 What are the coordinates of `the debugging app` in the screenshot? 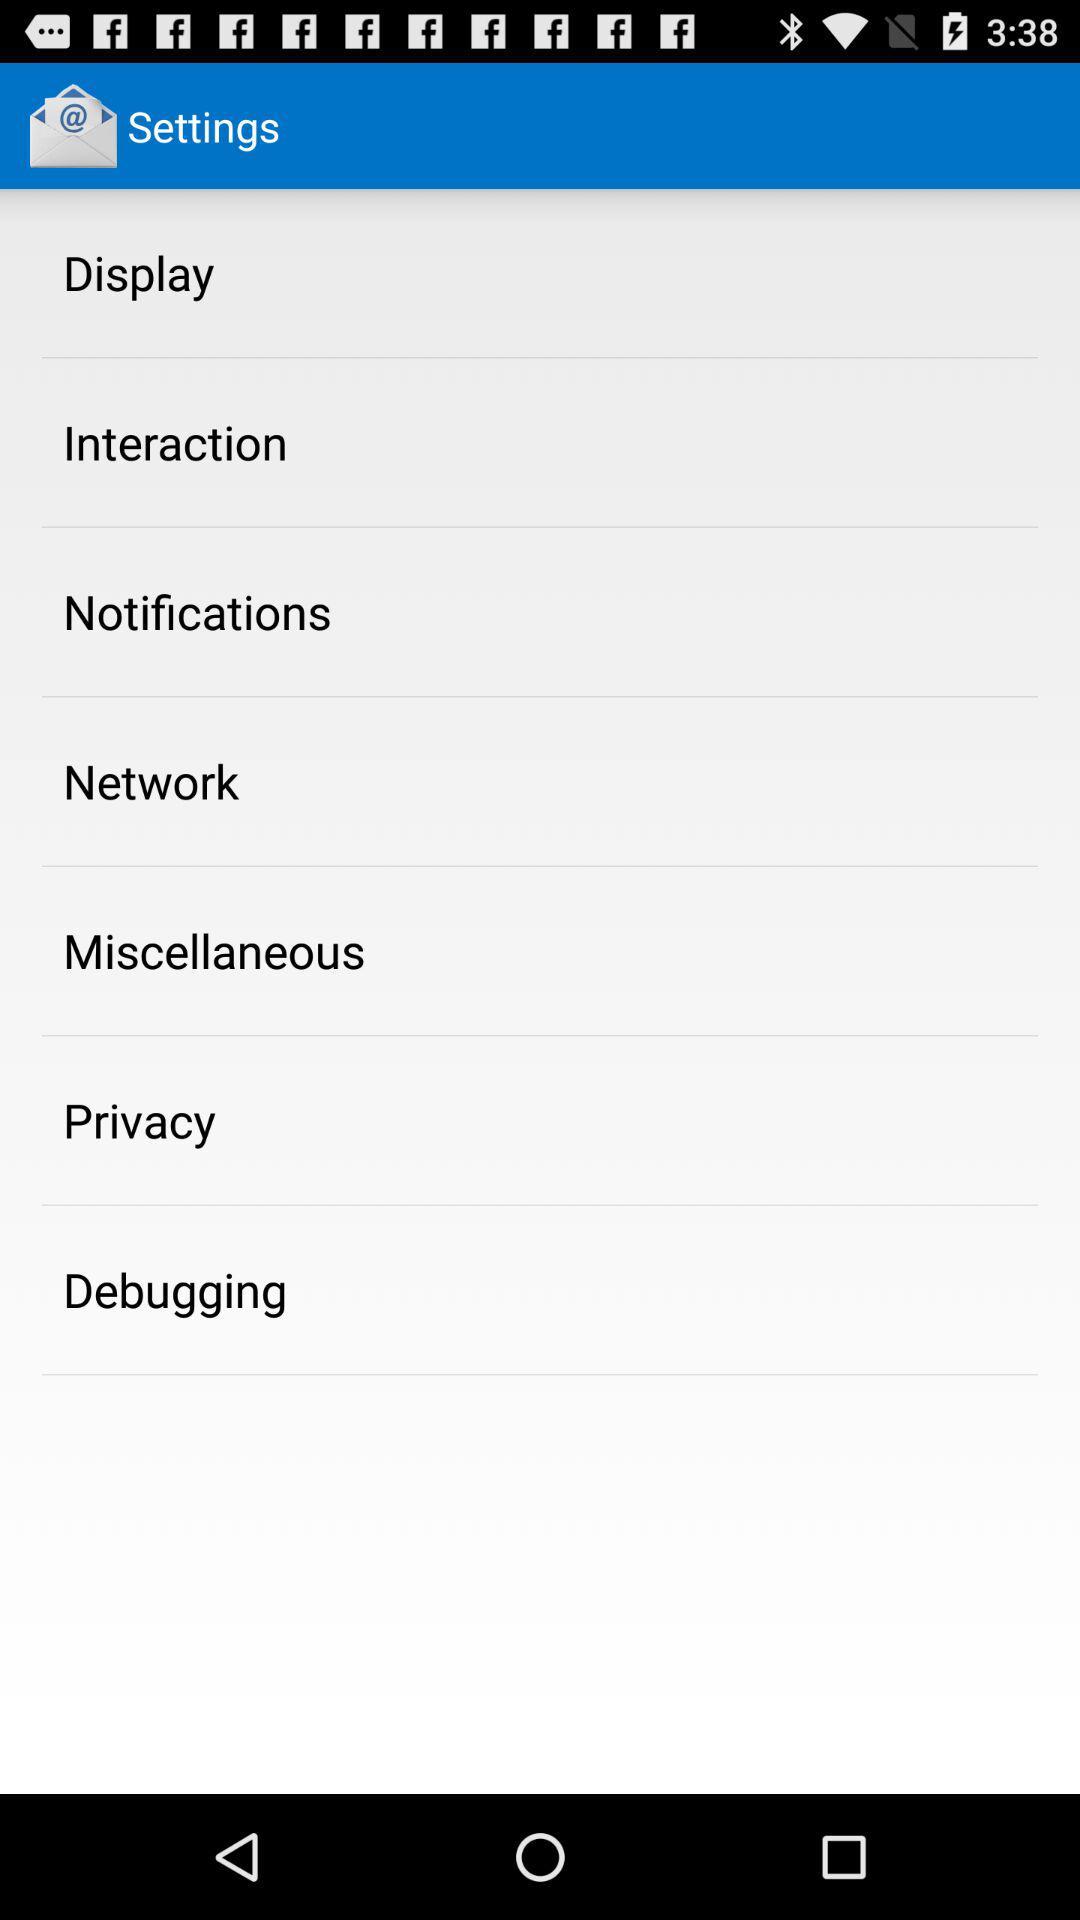 It's located at (174, 1289).